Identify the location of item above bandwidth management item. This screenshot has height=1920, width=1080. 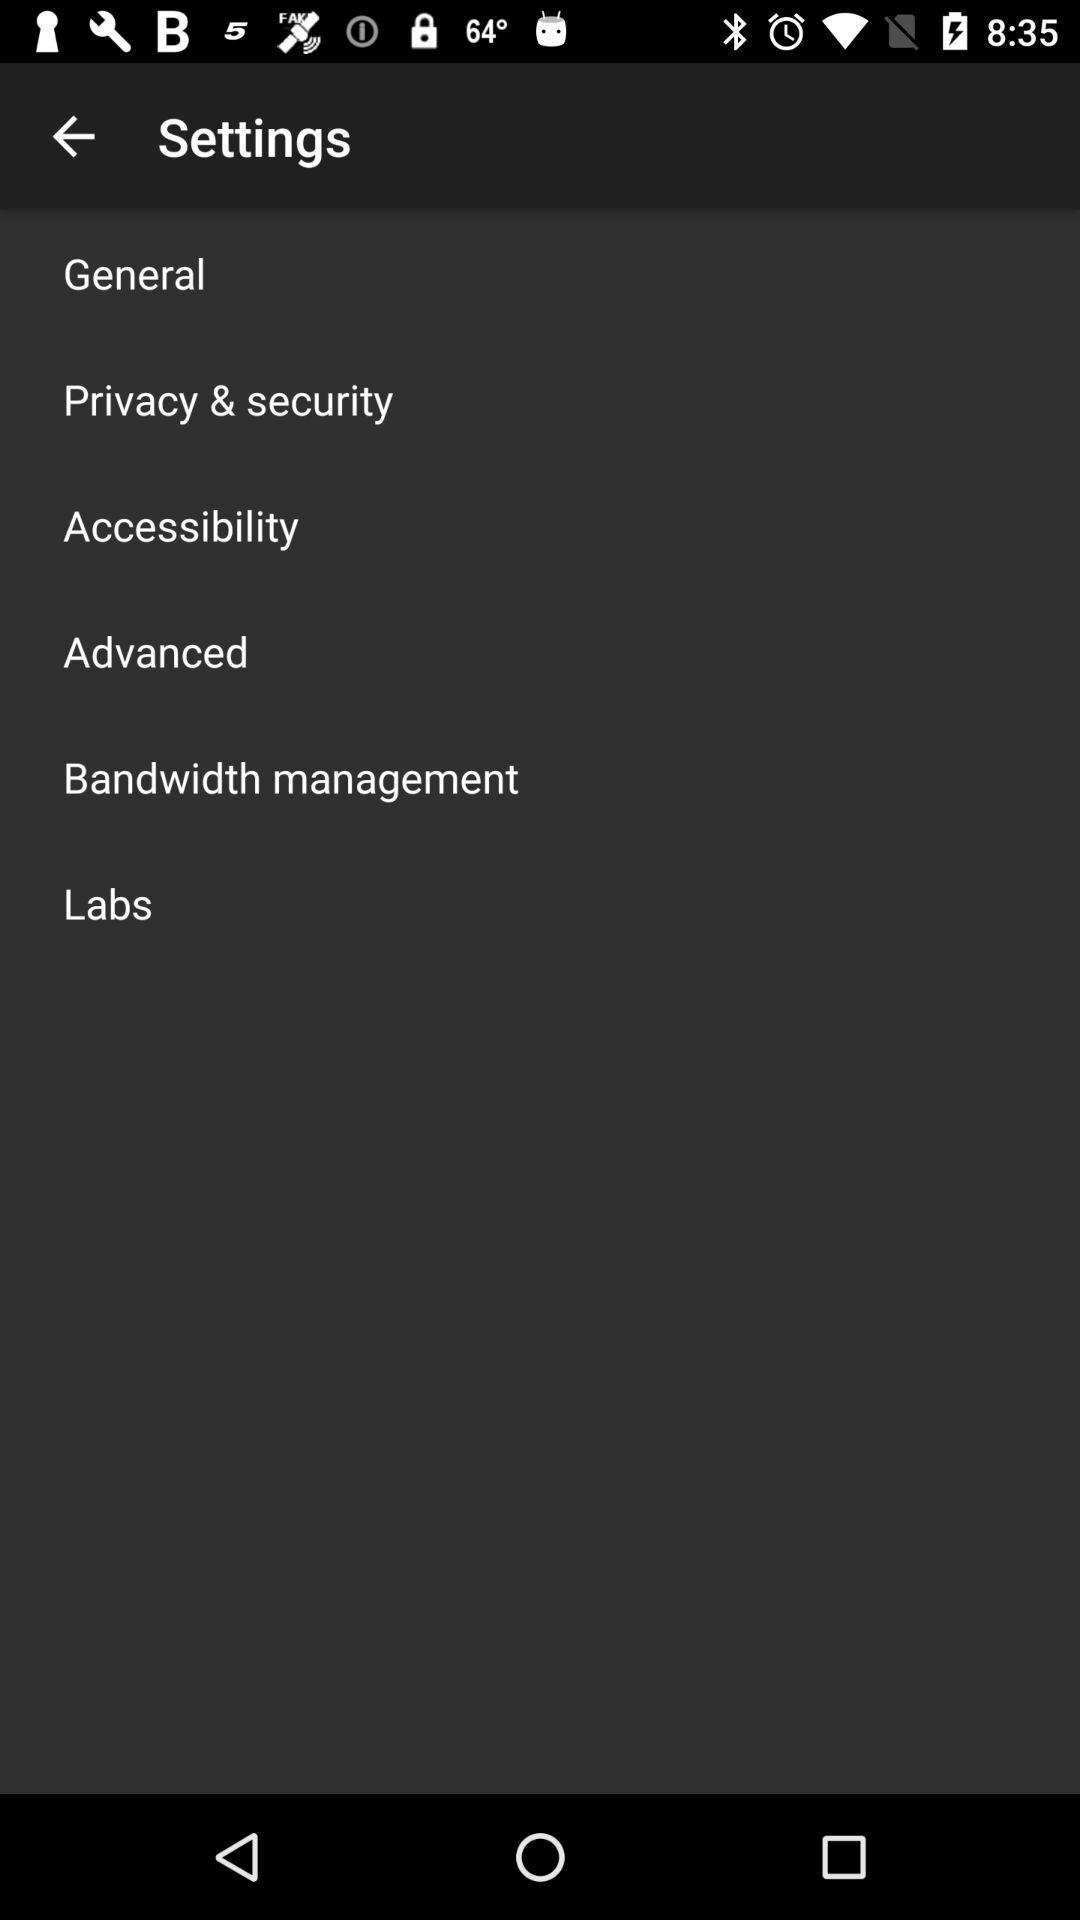
(154, 651).